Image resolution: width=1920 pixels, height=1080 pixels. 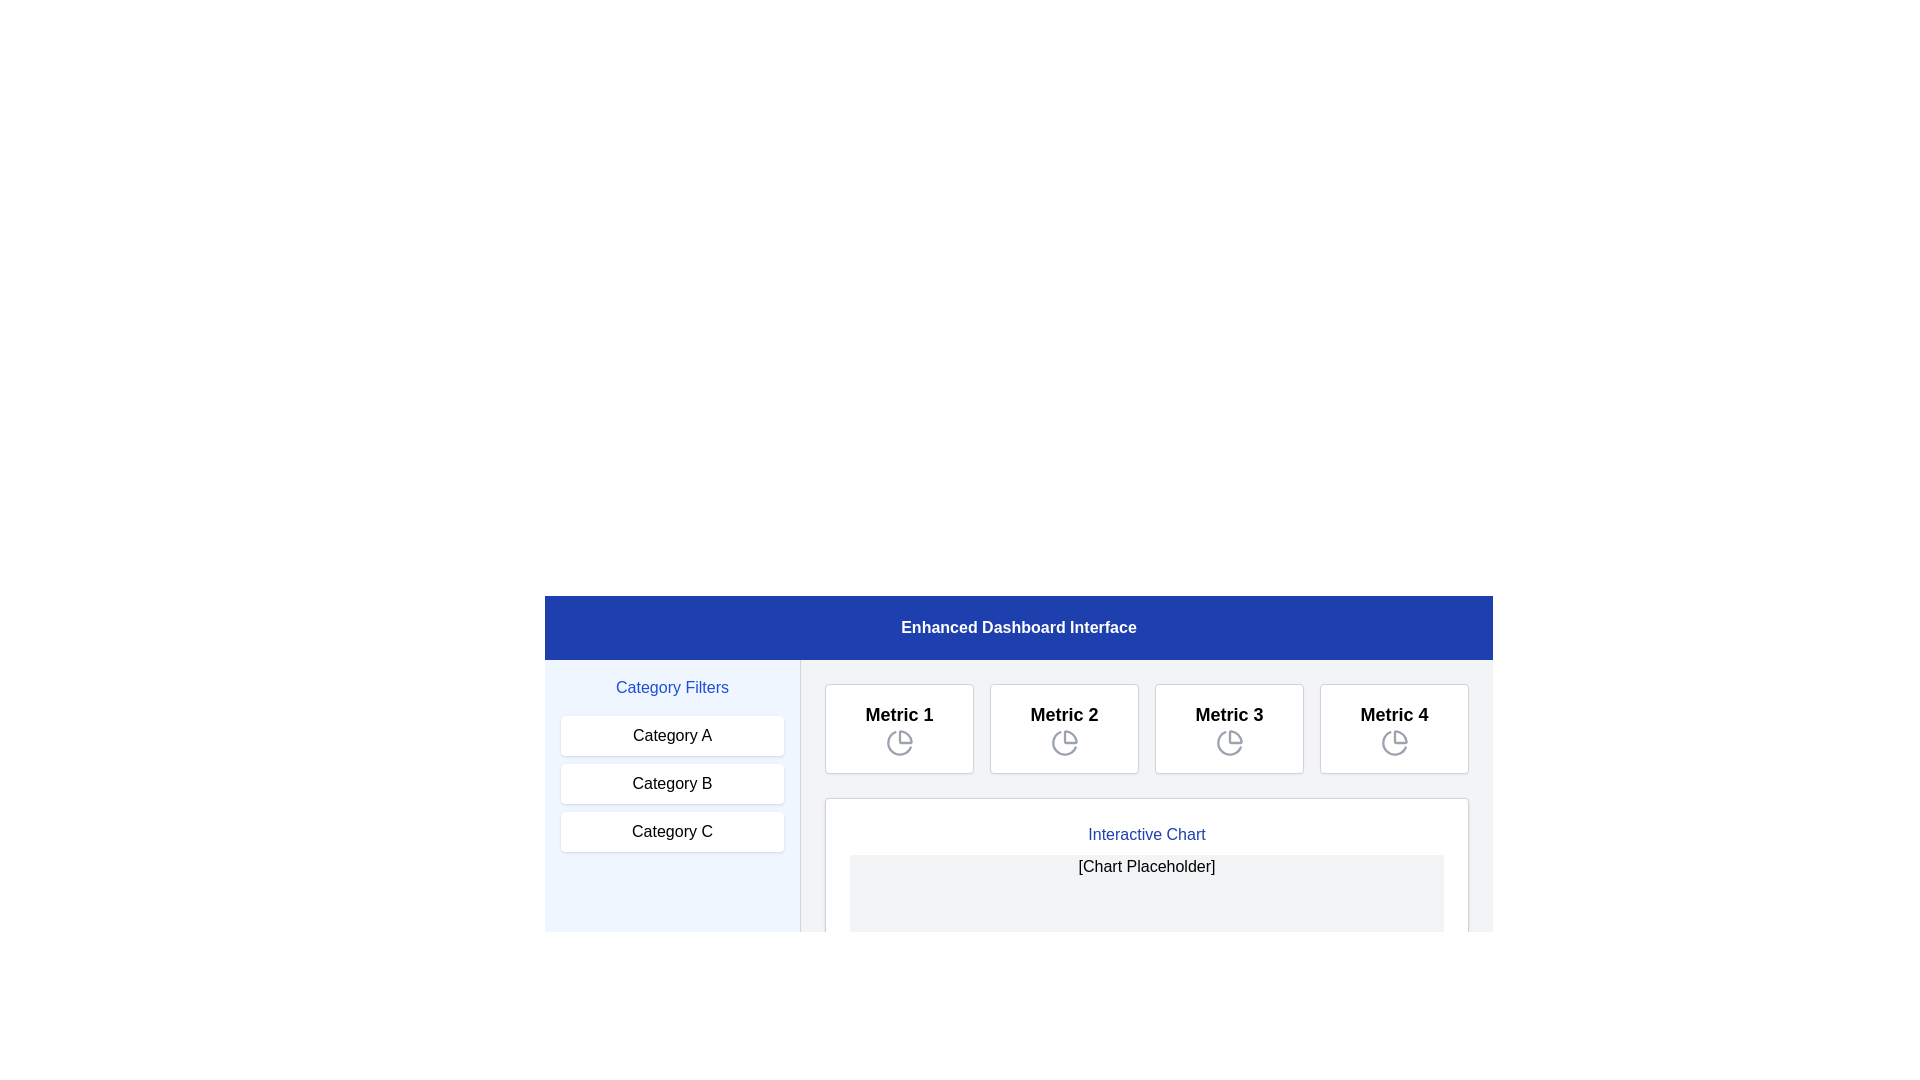 I want to click on the first Informational Card in the grid layout located under the blue header labeled 'Enhanced Dashboard Interface', so click(x=898, y=729).